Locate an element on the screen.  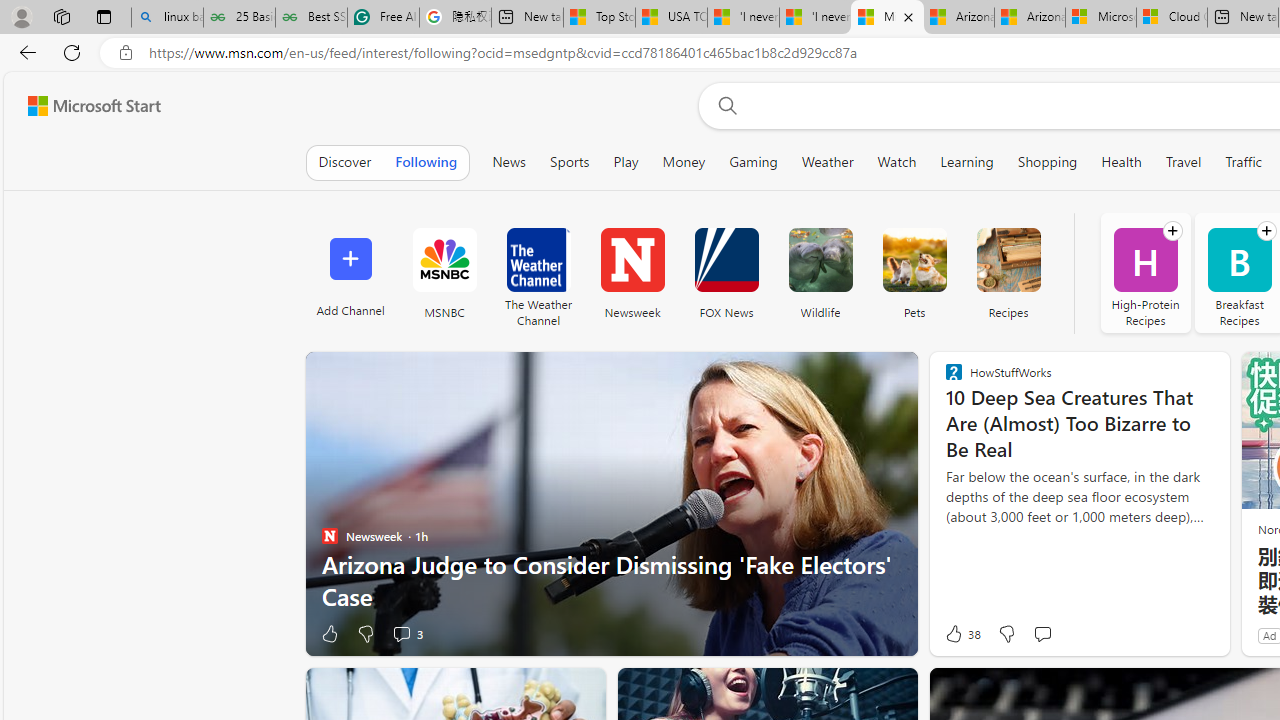
'Pets' is located at coordinates (913, 259).